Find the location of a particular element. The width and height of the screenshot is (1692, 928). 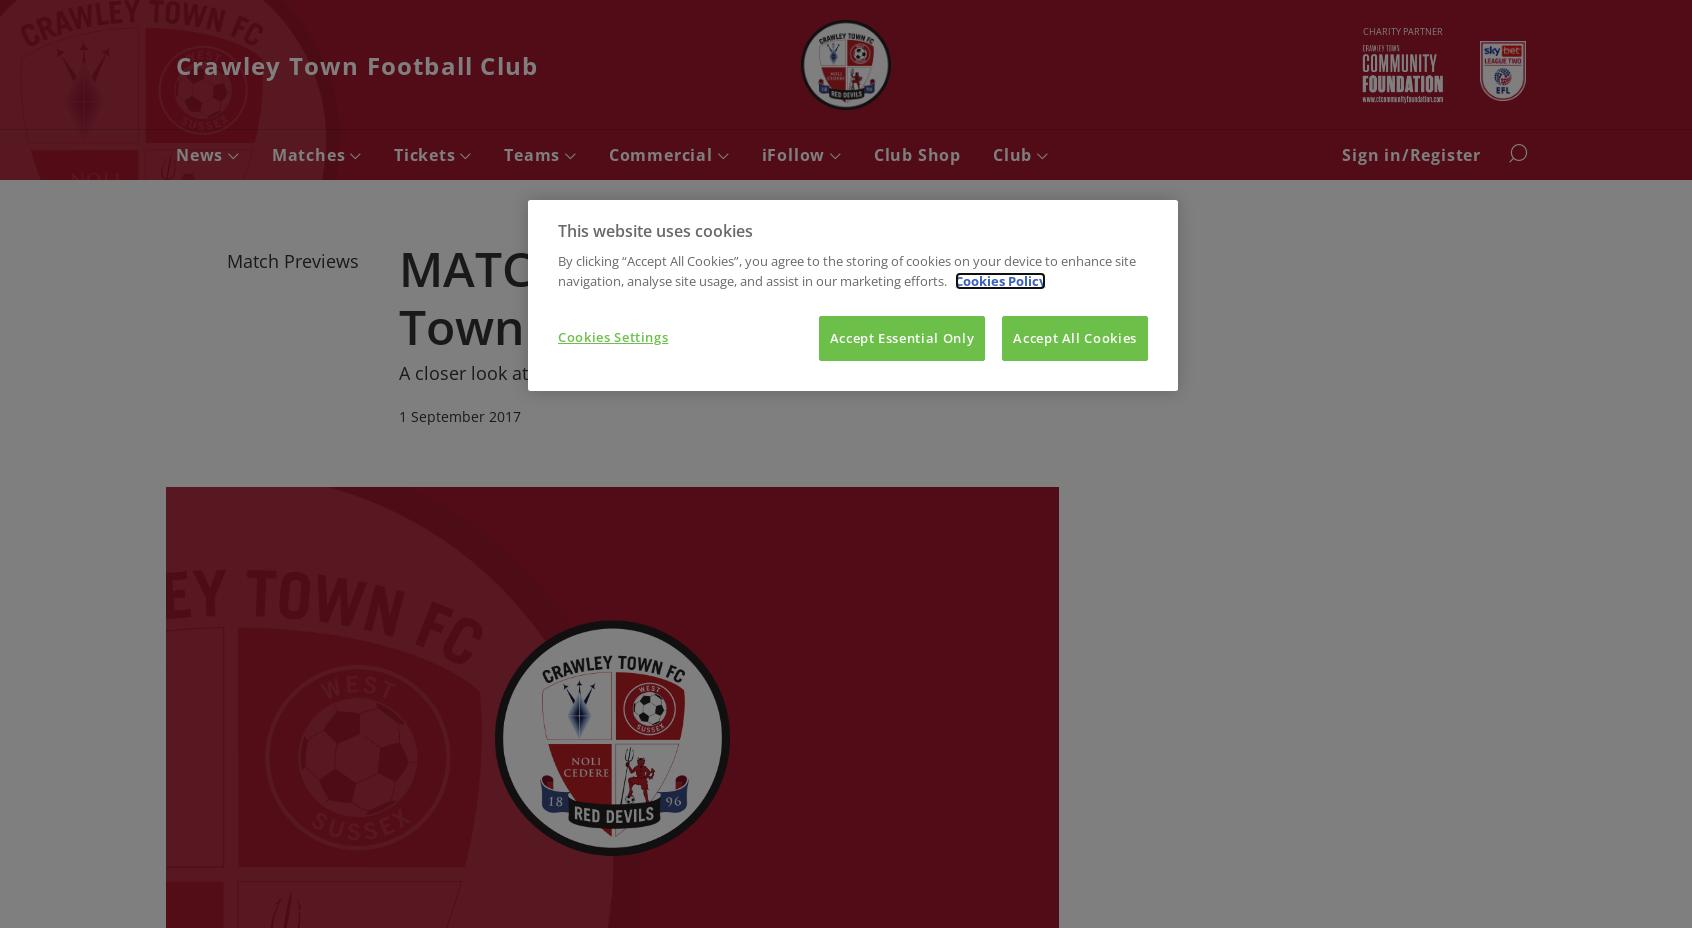

'1 September 2017' is located at coordinates (459, 415).